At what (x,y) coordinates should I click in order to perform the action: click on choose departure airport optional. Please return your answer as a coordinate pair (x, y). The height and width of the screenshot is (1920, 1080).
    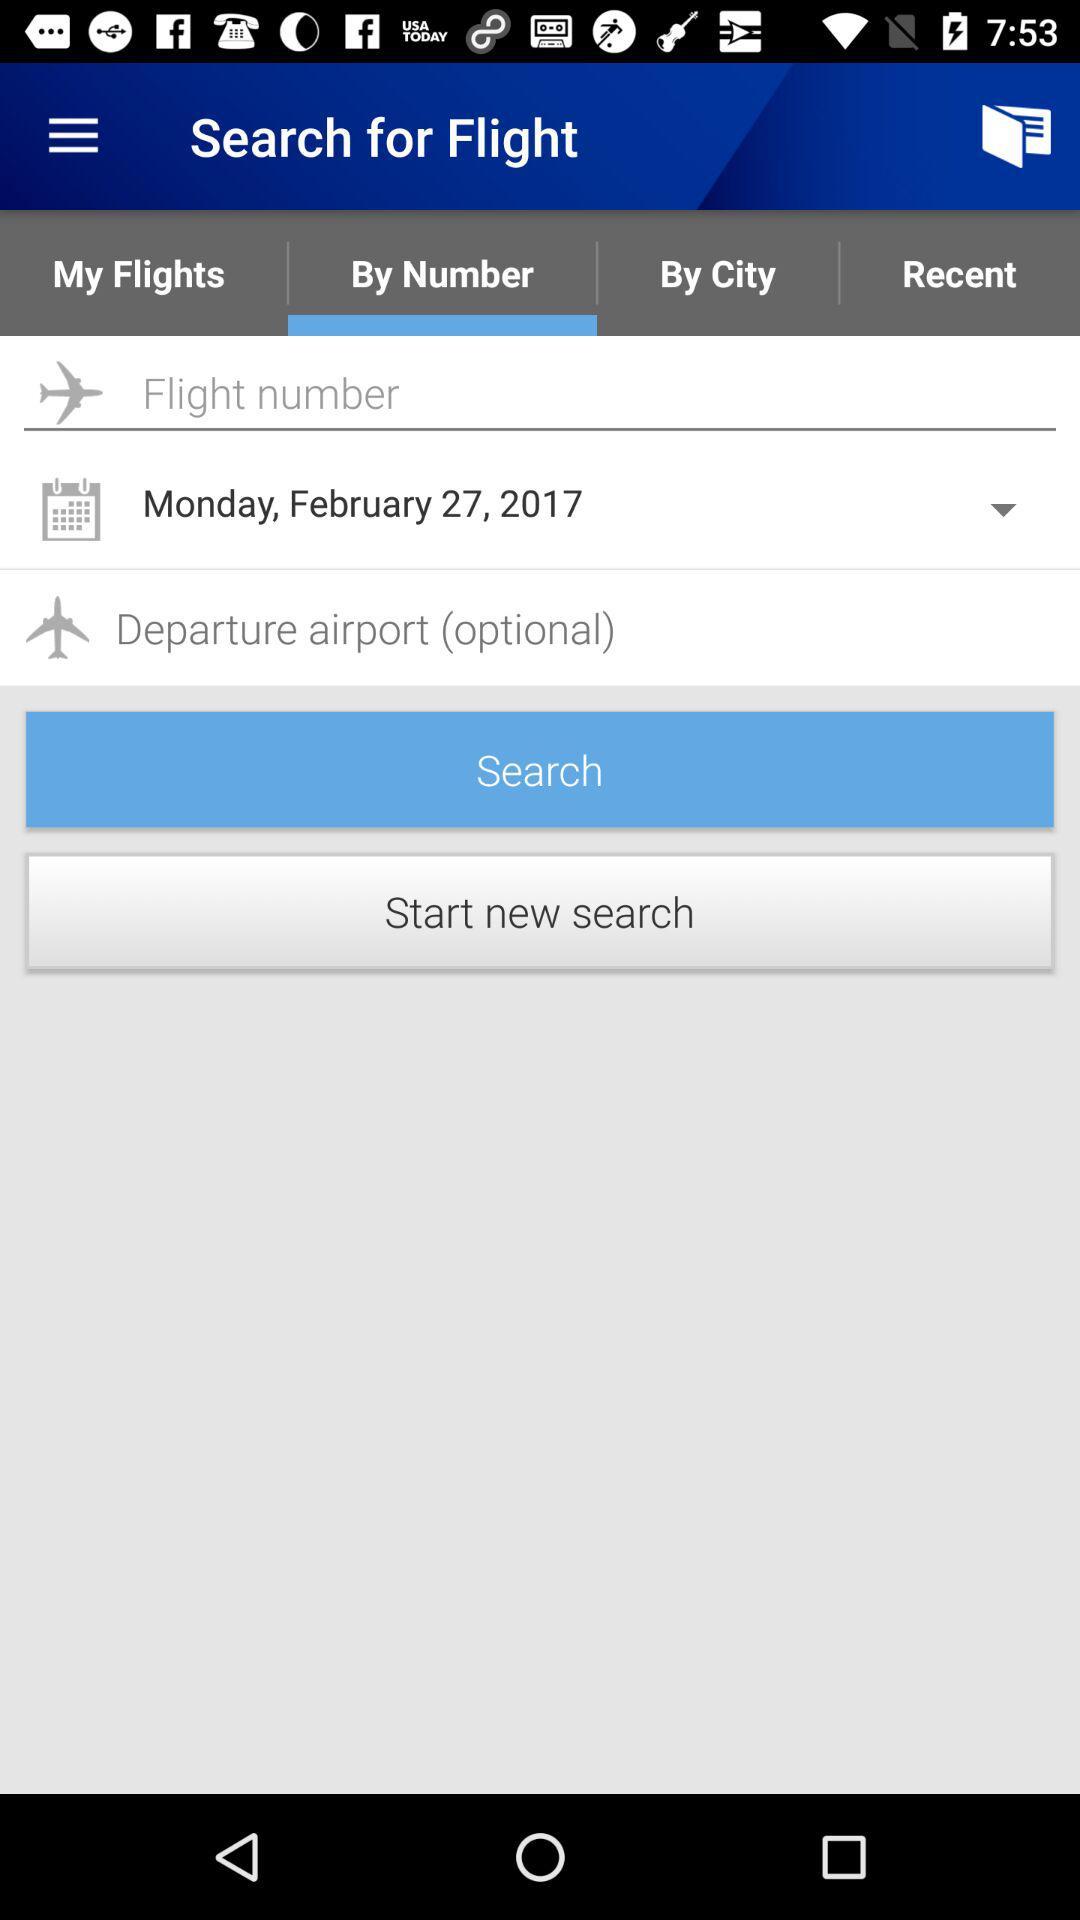
    Looking at the image, I should click on (540, 626).